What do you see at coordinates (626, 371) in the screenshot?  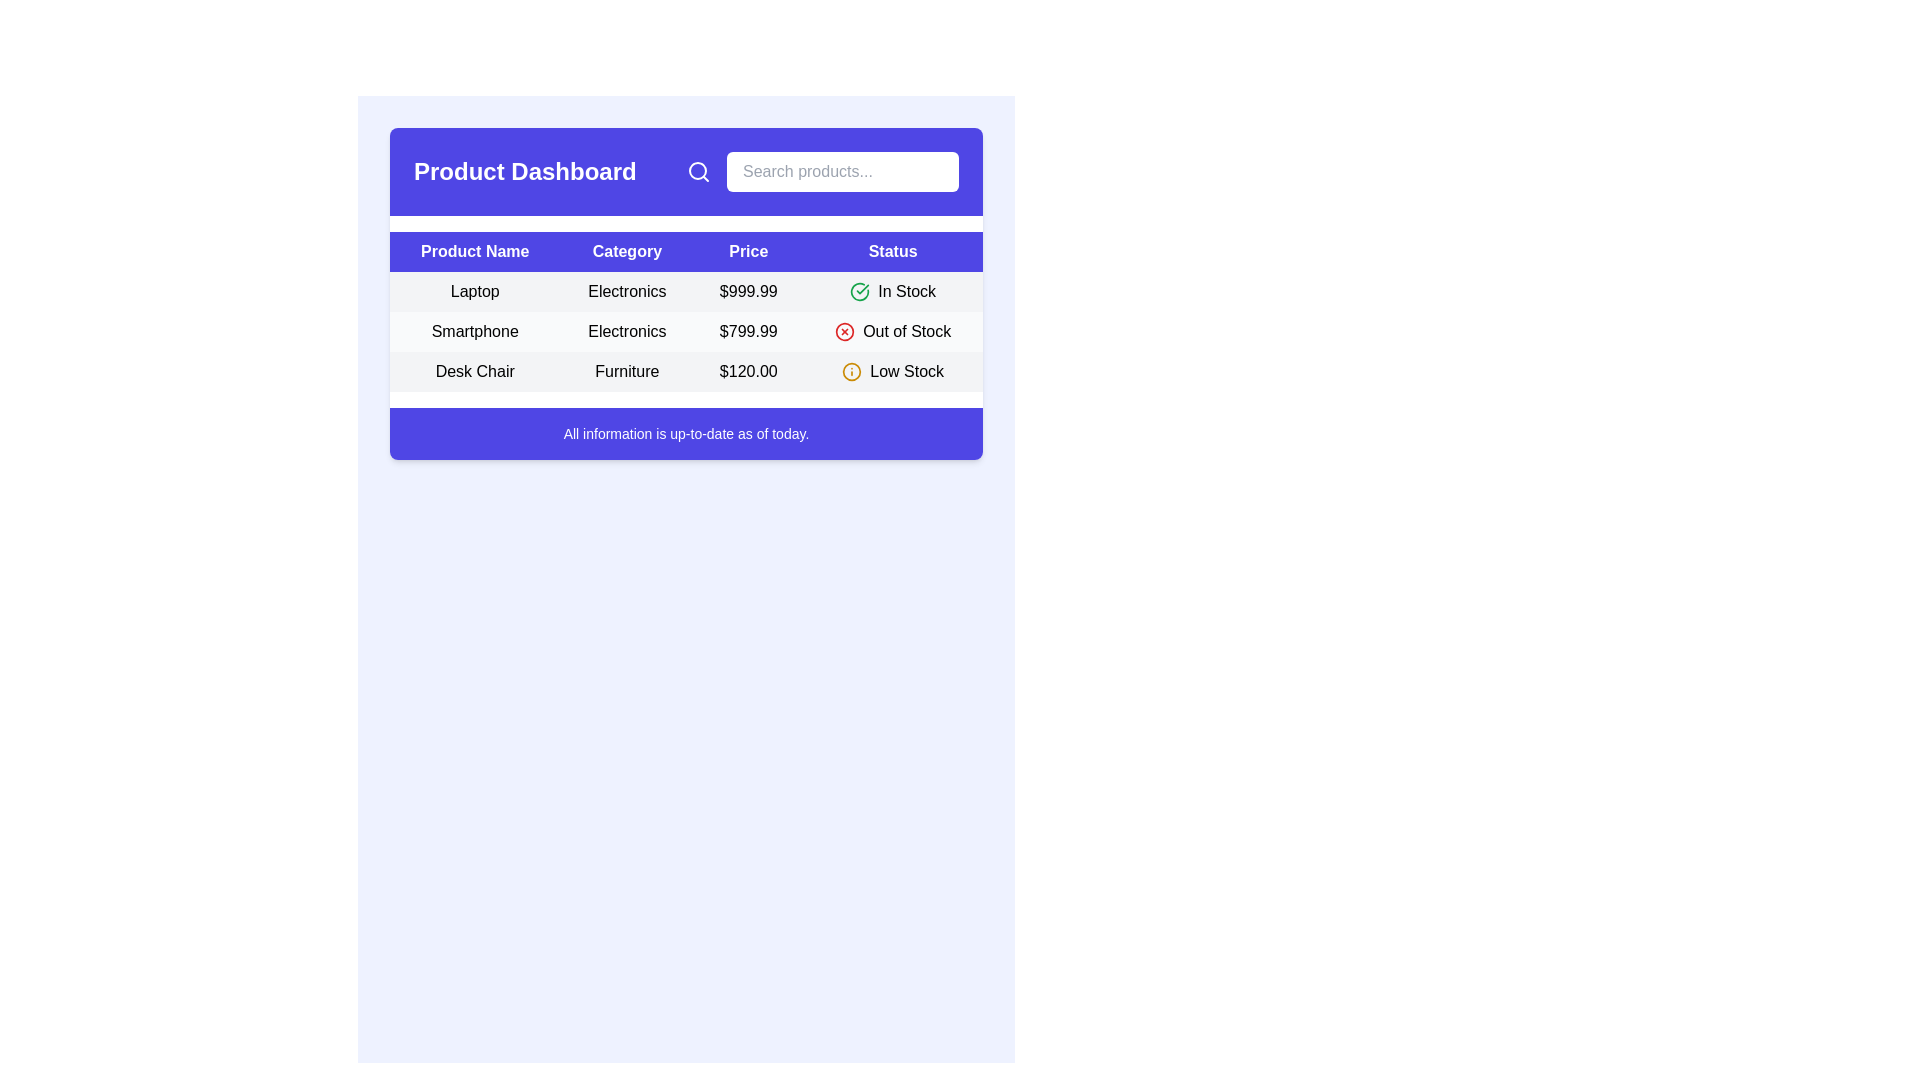 I see `the static text label that displays 'Furniture', which categorizes the item 'Desk Chair' in the table's 'Category' column` at bounding box center [626, 371].